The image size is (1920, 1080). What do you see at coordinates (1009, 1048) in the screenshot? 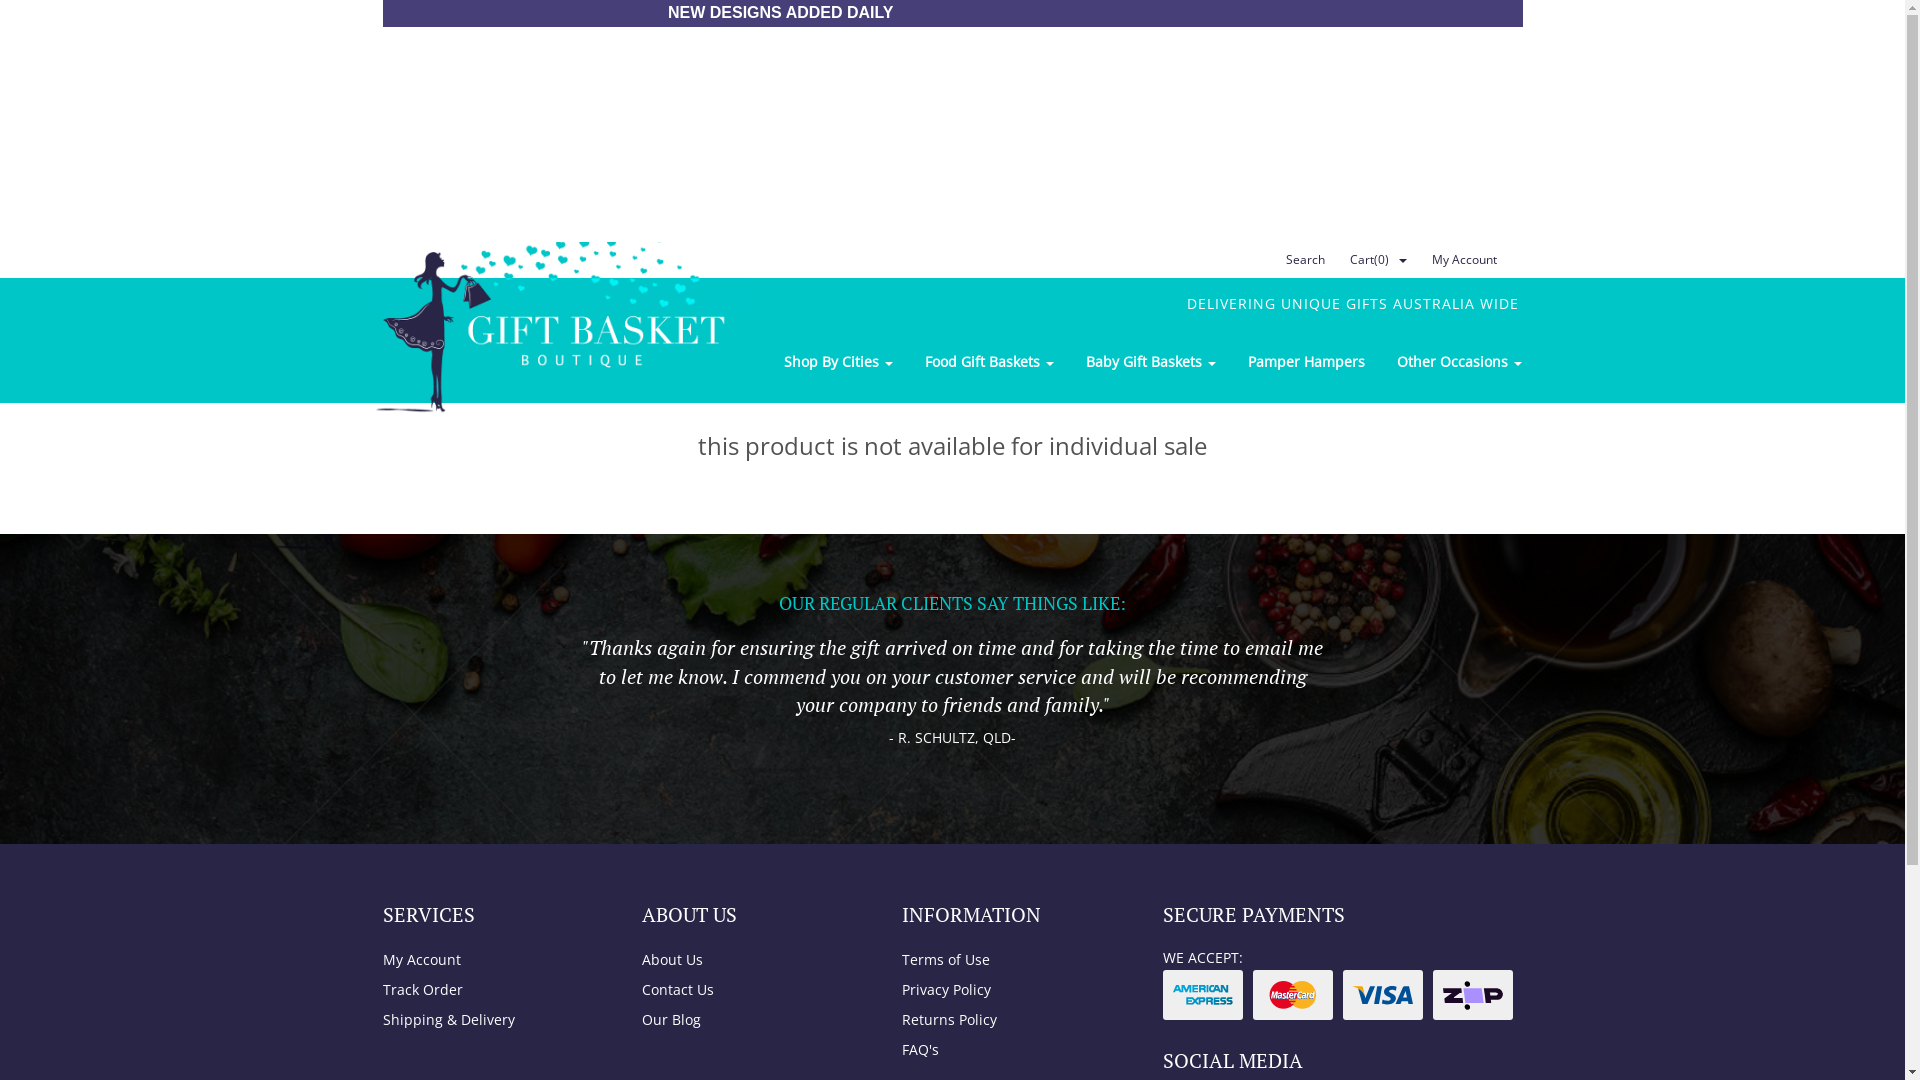
I see `'FAQ's'` at bounding box center [1009, 1048].